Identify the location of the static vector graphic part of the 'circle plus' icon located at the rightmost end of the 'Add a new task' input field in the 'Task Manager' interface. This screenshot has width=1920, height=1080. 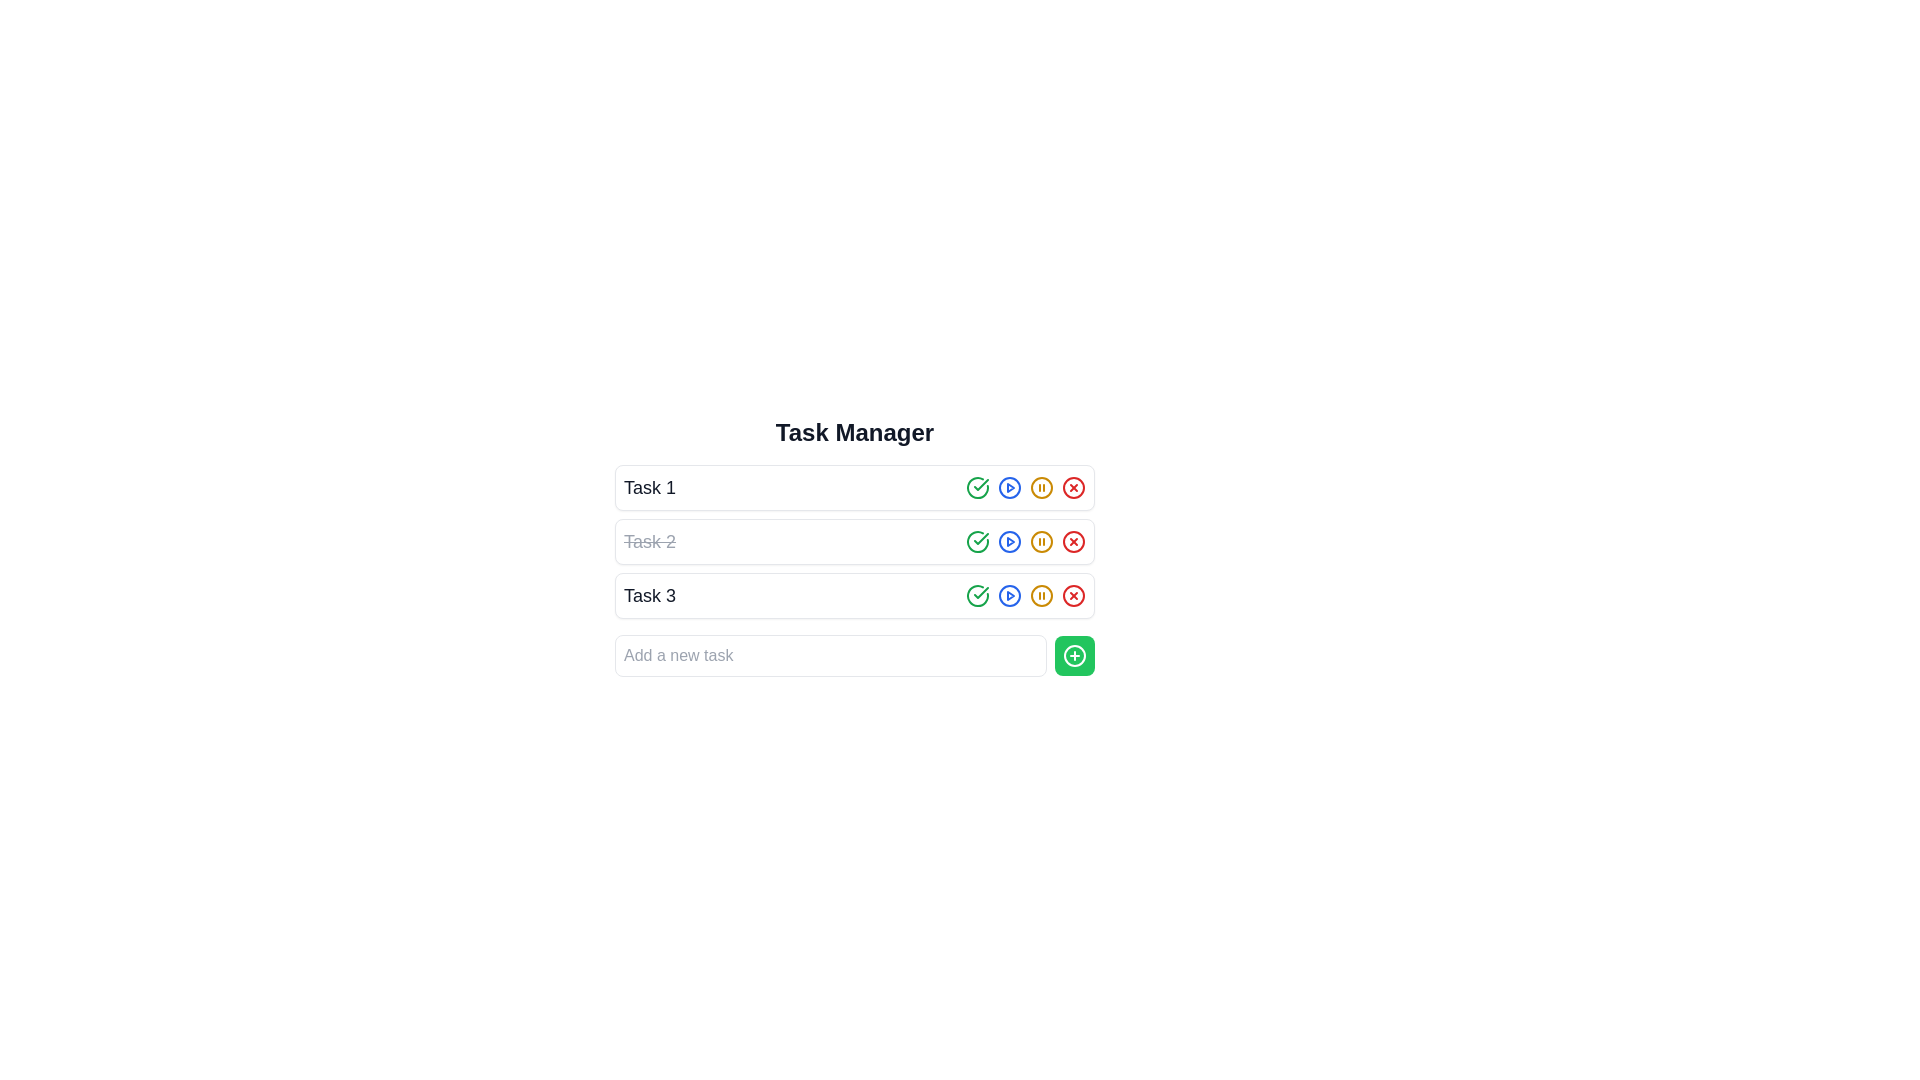
(1074, 655).